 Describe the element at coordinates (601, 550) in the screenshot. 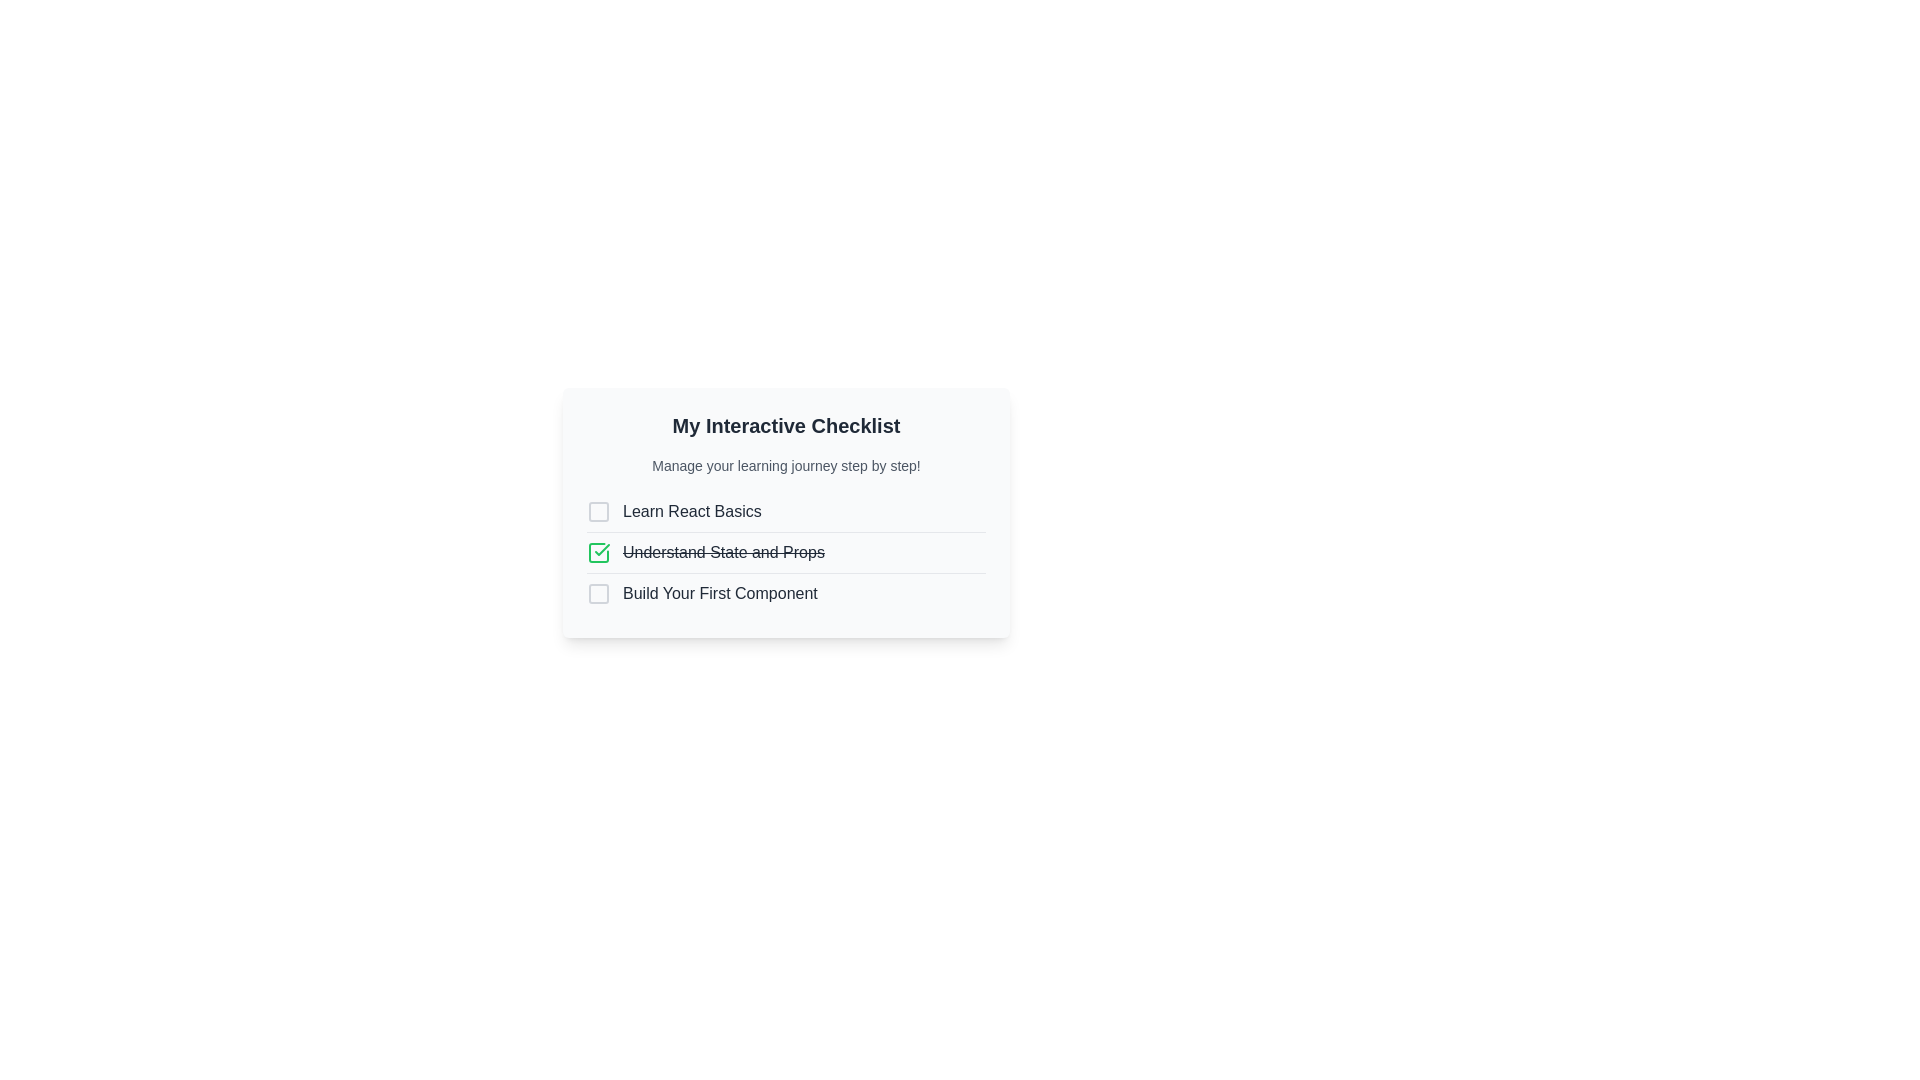

I see `the green checkmark icon within a square box that indicates the completion of the task 'Understand State and Props' in the checklist` at that location.